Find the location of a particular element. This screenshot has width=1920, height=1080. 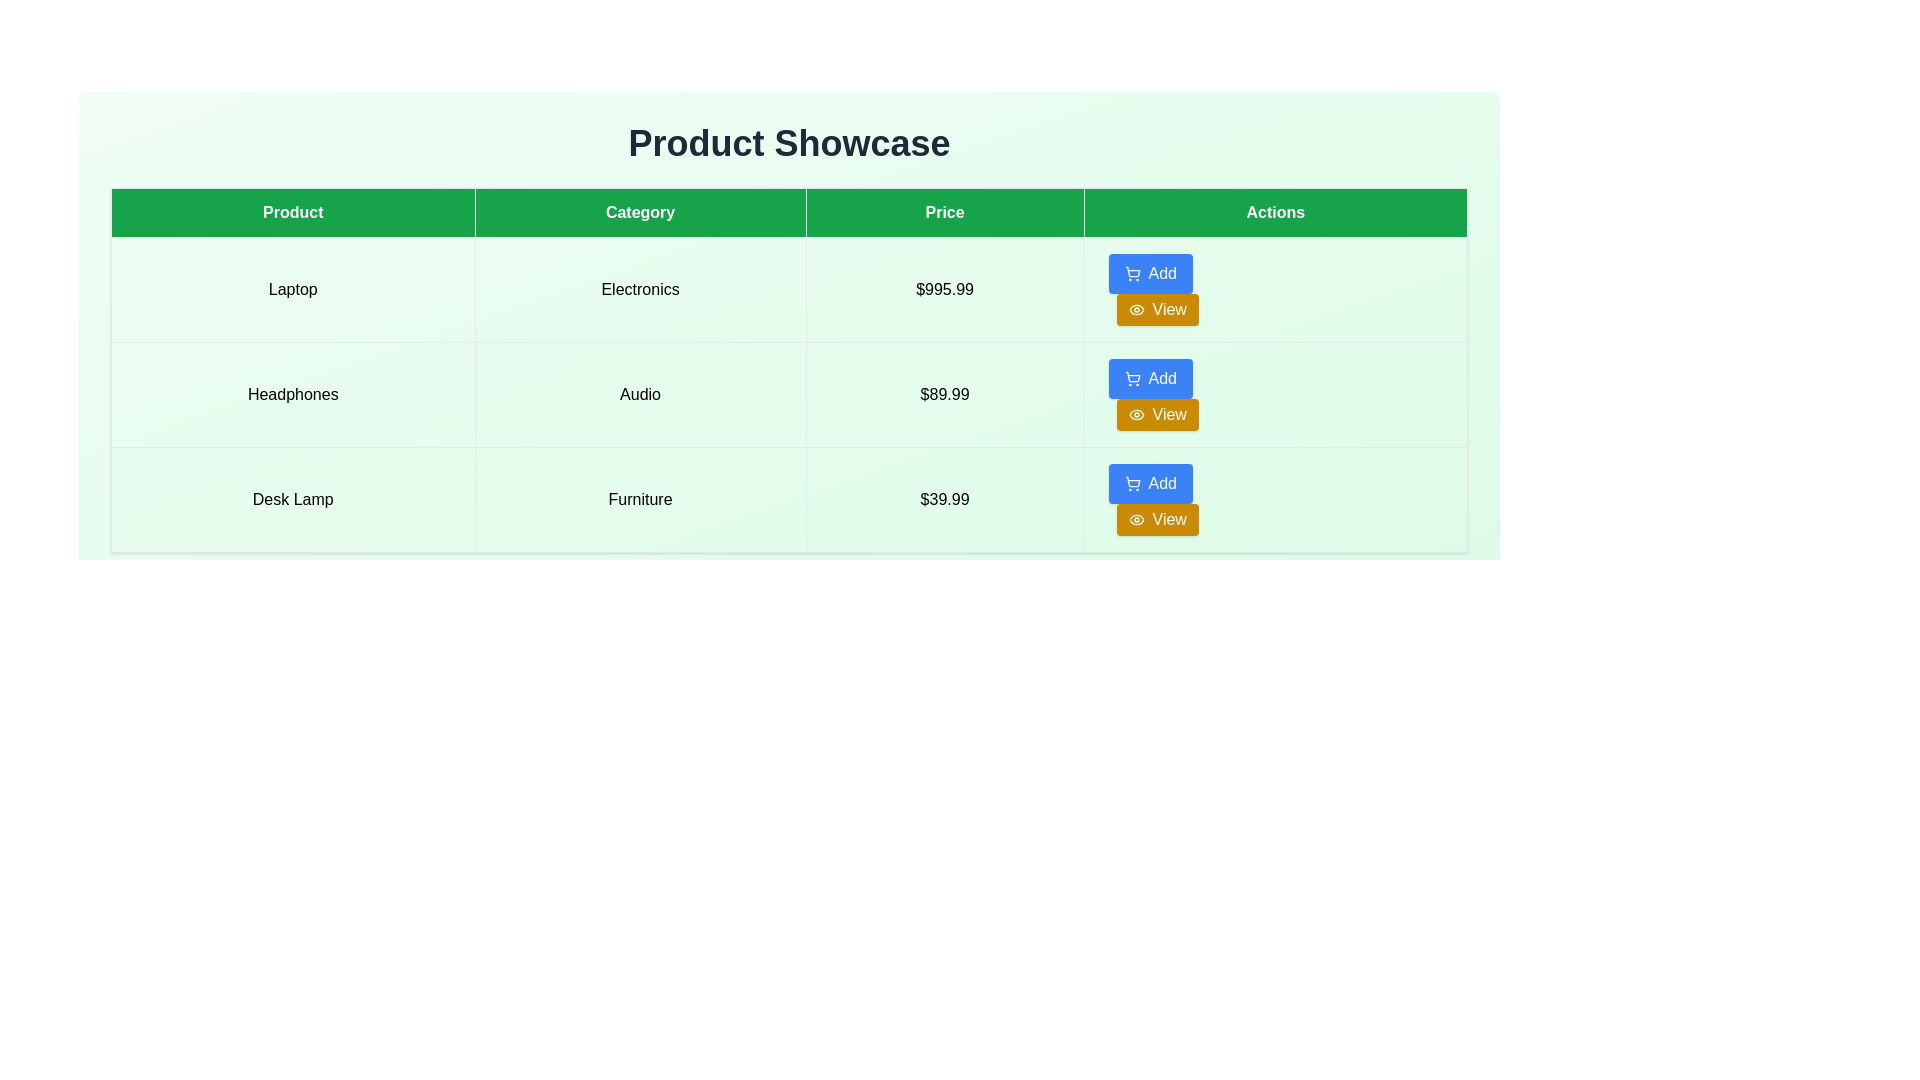

the shopping cart icon within the 'Add' button in the last row of the table associated with the 'Desk Lamp' product is located at coordinates (1132, 483).